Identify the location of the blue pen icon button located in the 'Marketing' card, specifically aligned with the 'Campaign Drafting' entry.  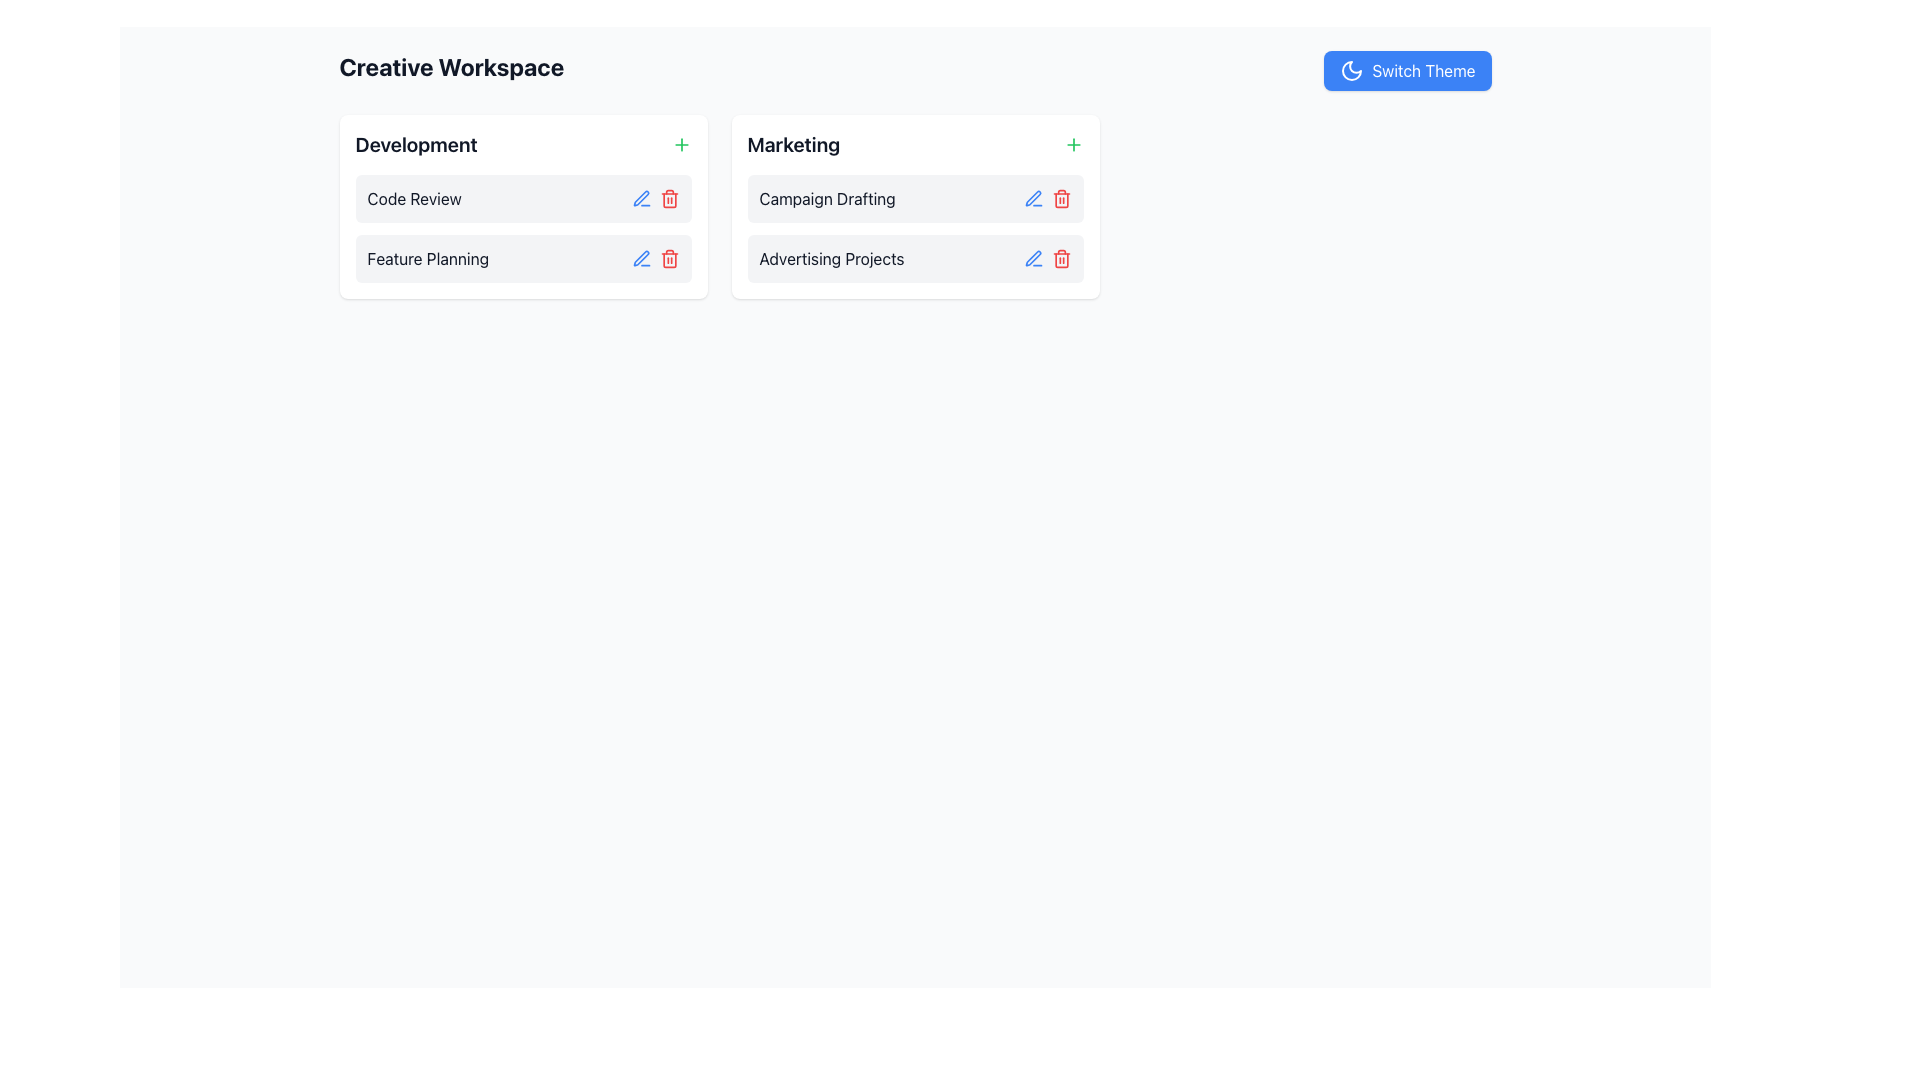
(1033, 199).